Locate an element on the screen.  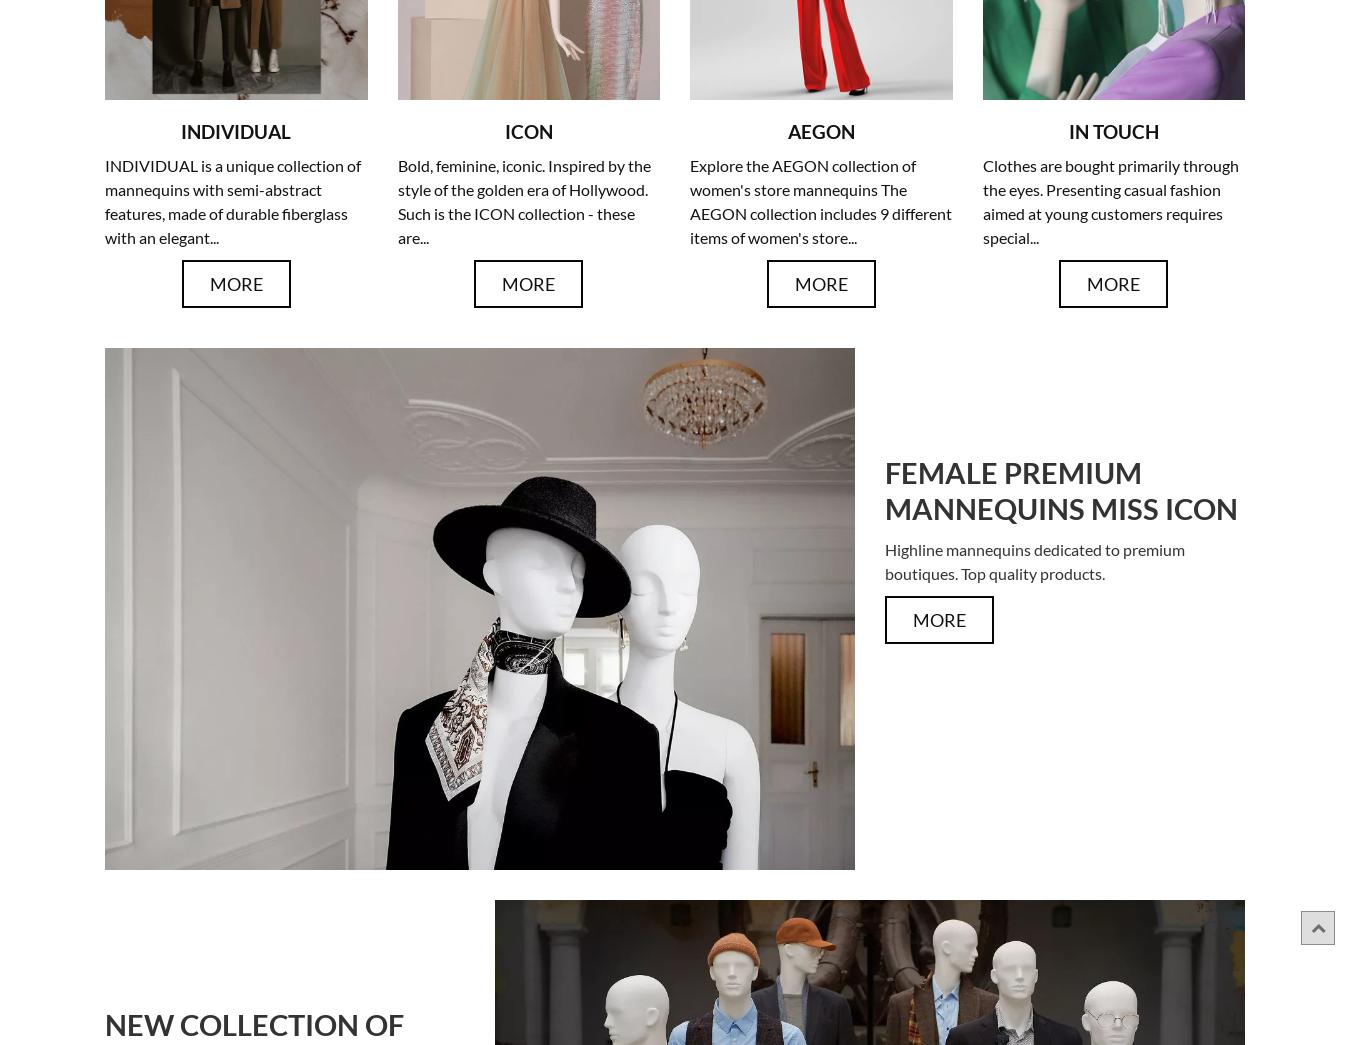
'Explore the AEGON collection of women's store mannequins
The AEGON collection includes 9 different items of women's store...' is located at coordinates (820, 201).